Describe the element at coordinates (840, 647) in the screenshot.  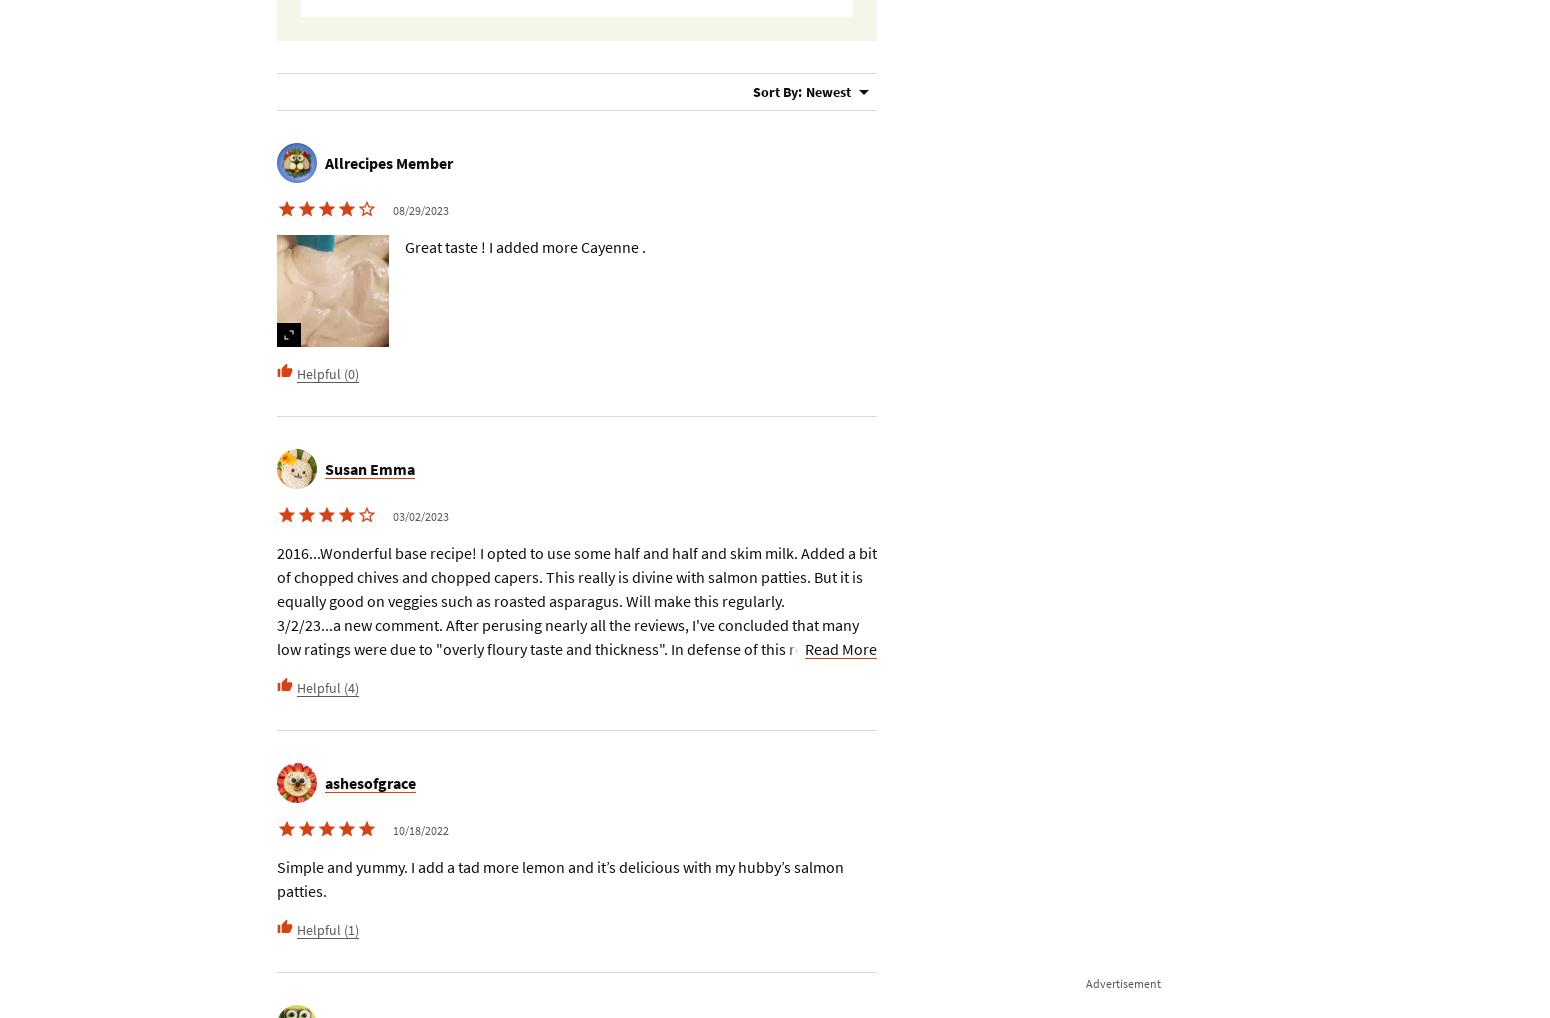
I see `'Read More'` at that location.